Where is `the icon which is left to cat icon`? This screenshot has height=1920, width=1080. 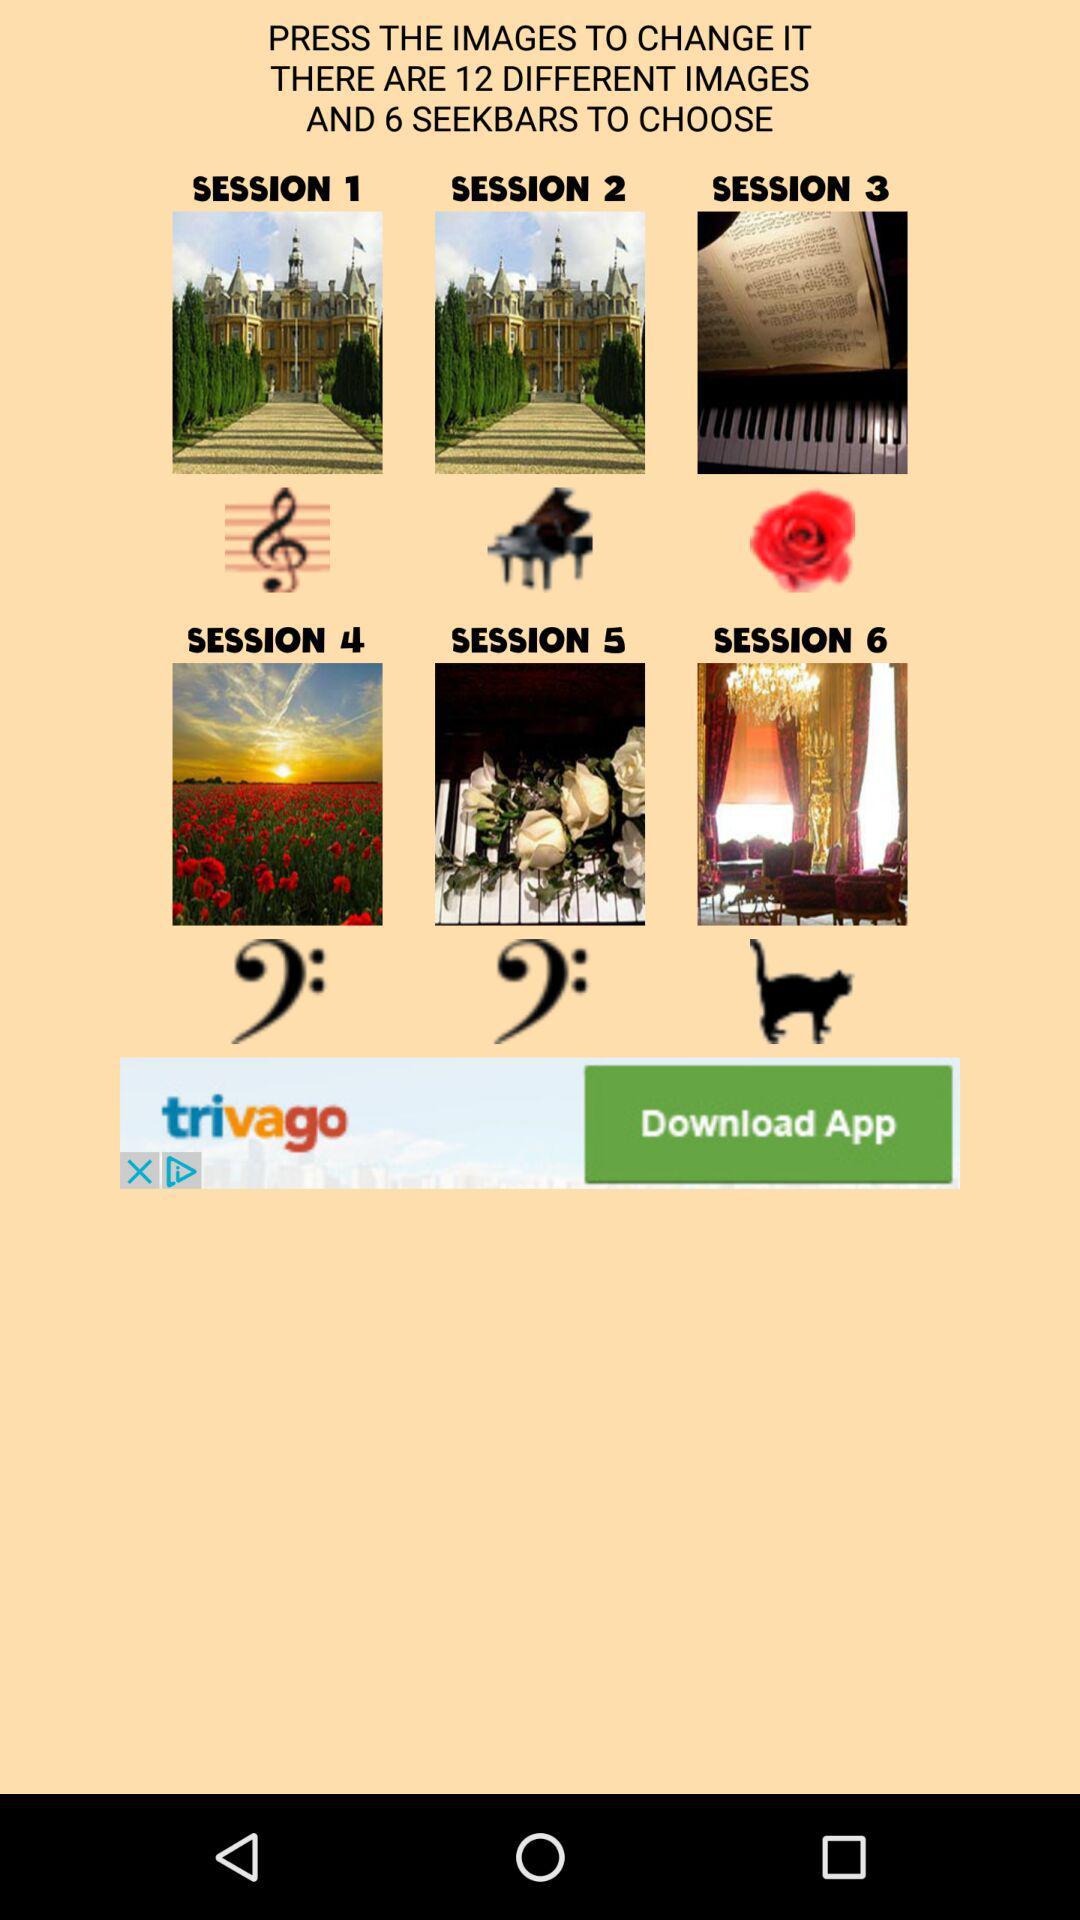 the icon which is left to cat icon is located at coordinates (540, 991).